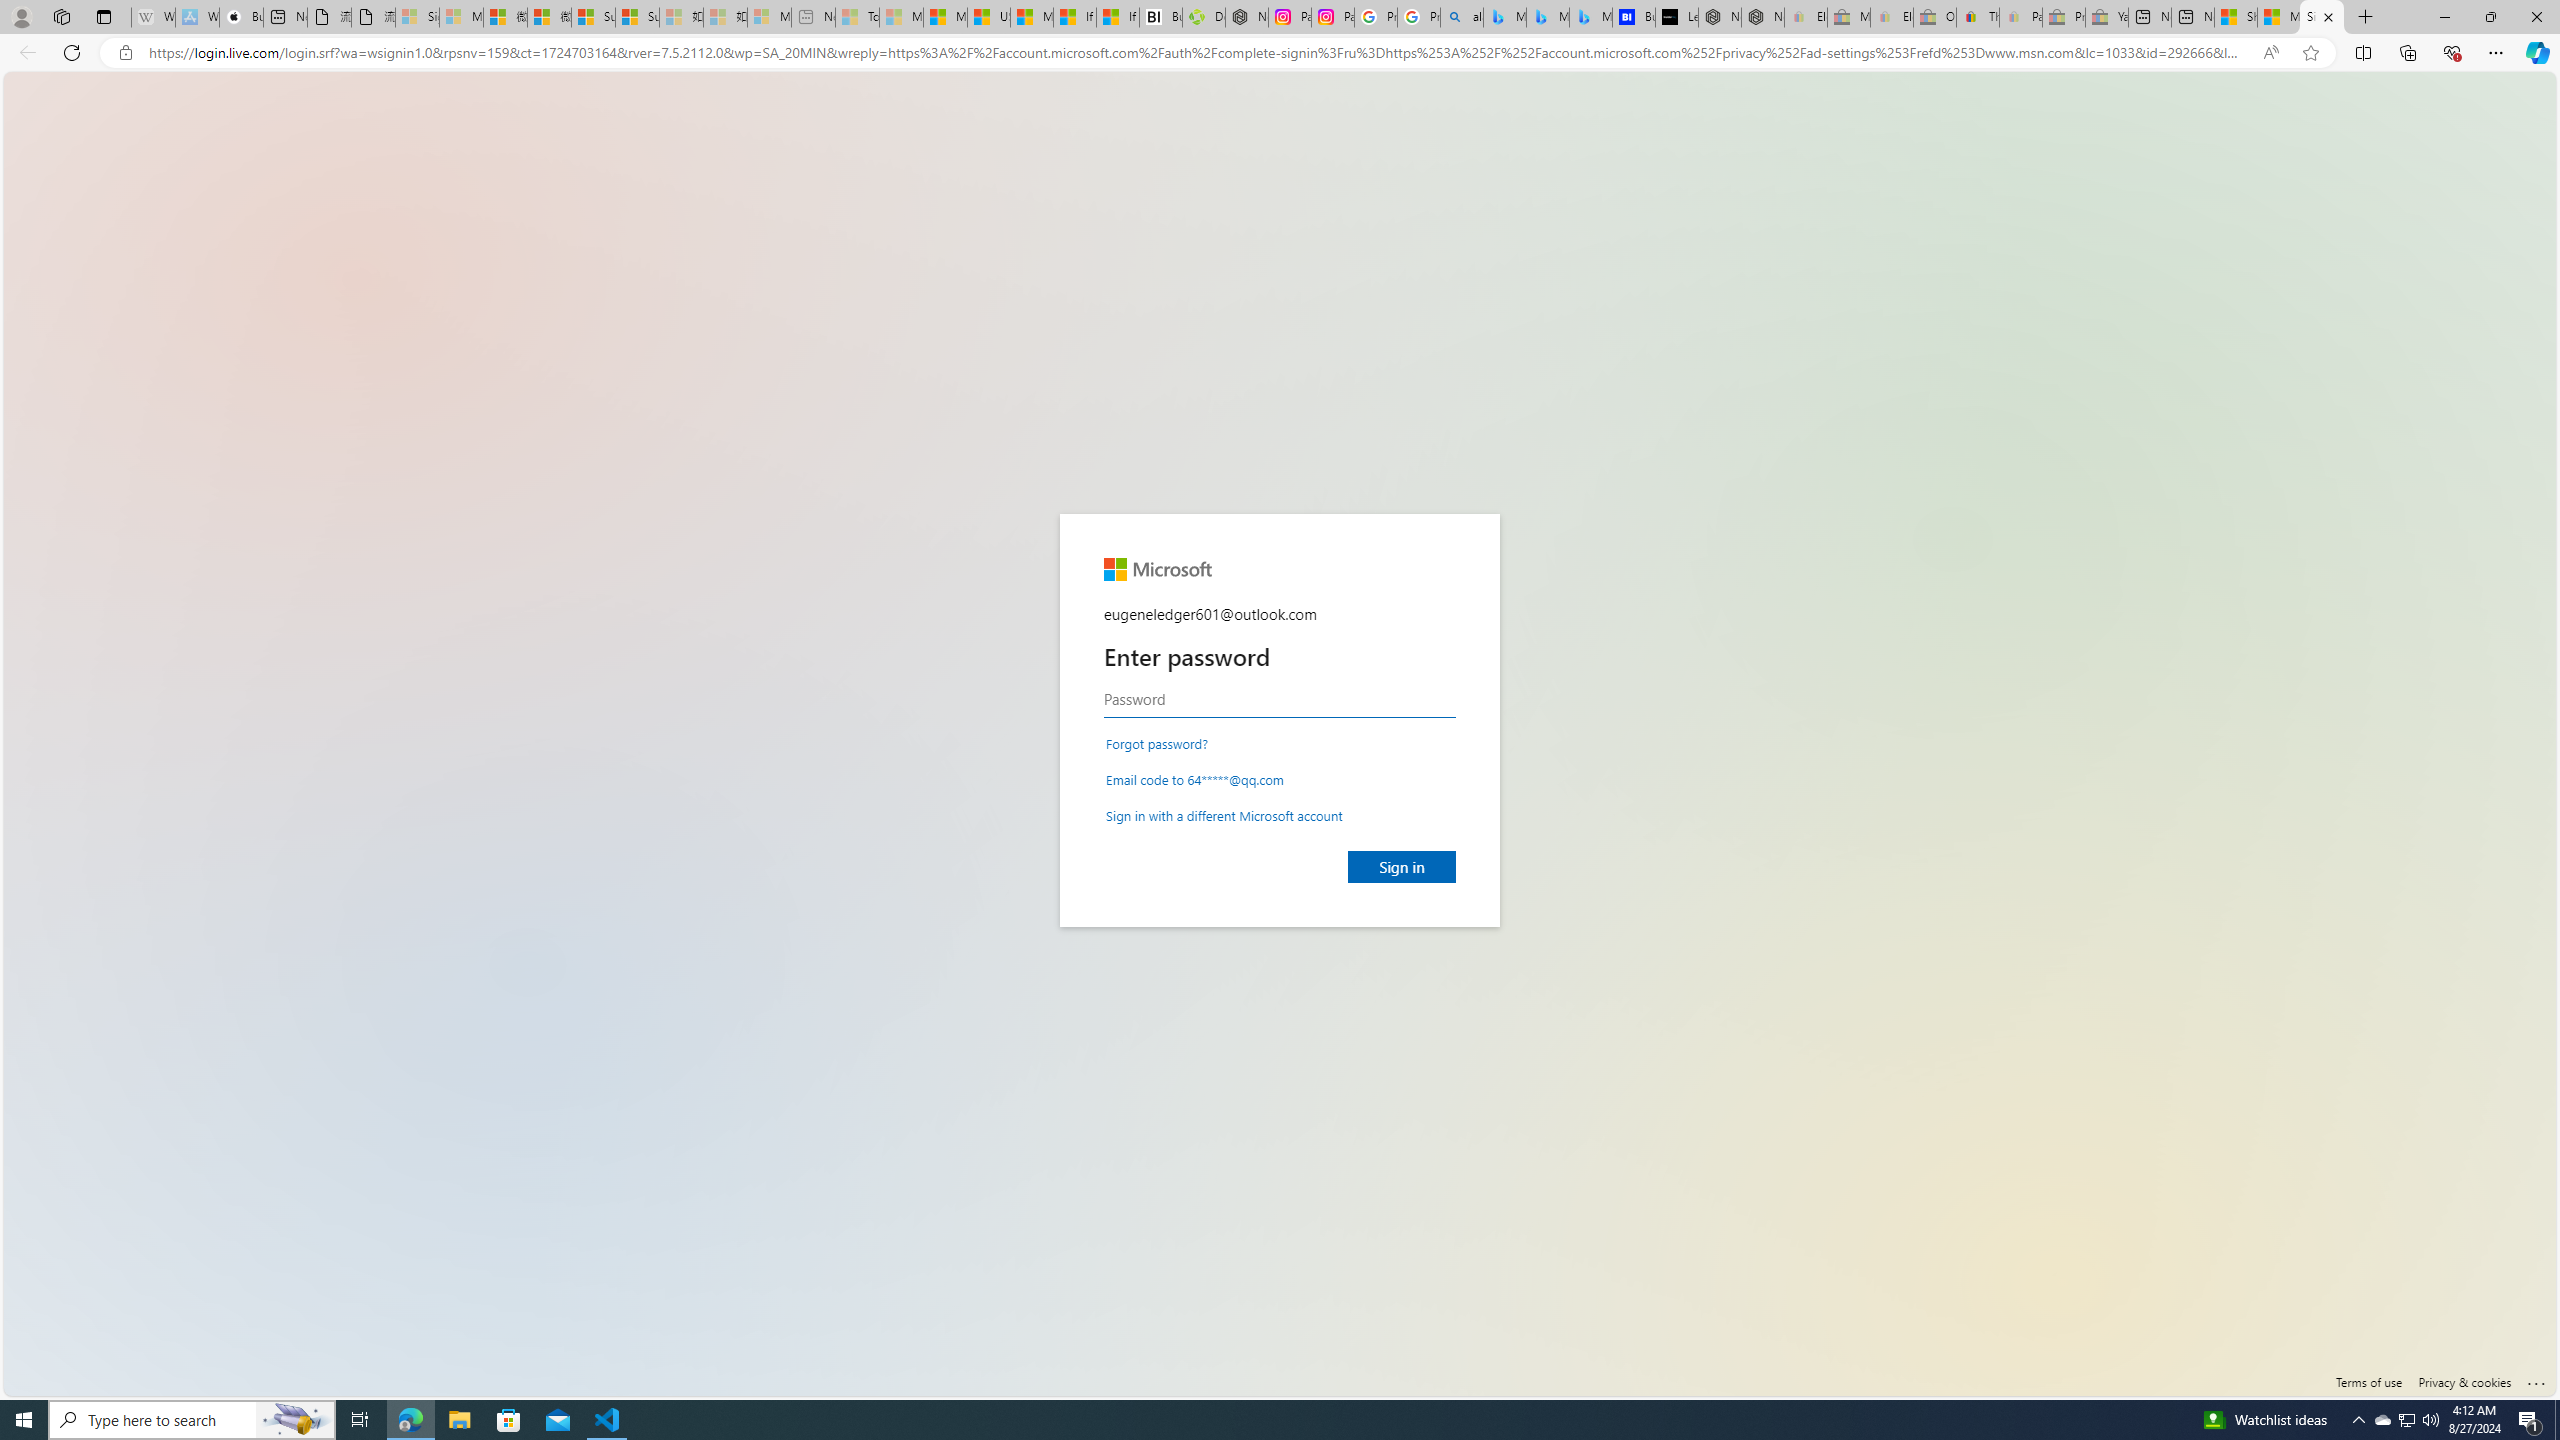  I want to click on 'Microsoft Bing Travel - Shangri-La Hotel Bangkok', so click(1590, 16).